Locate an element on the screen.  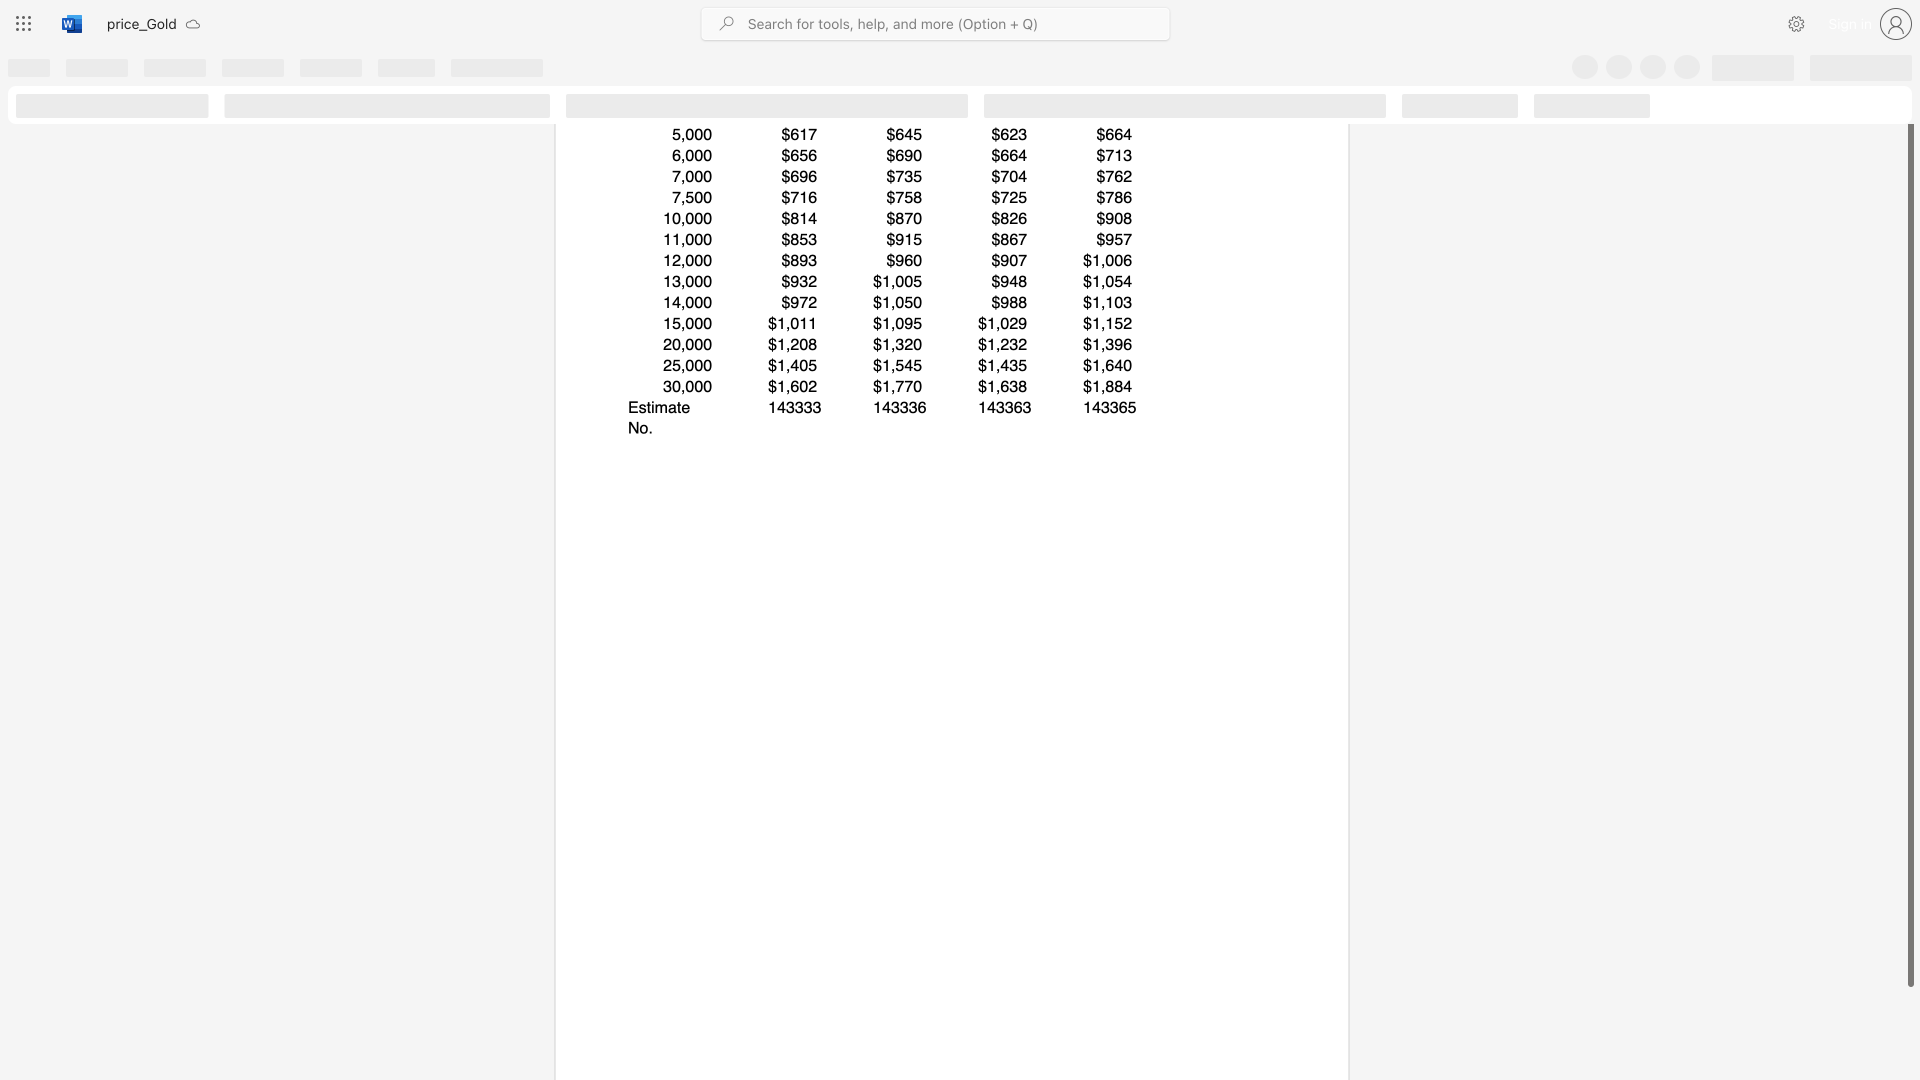
the scrollbar and move down 100 pixels is located at coordinates (1909, 547).